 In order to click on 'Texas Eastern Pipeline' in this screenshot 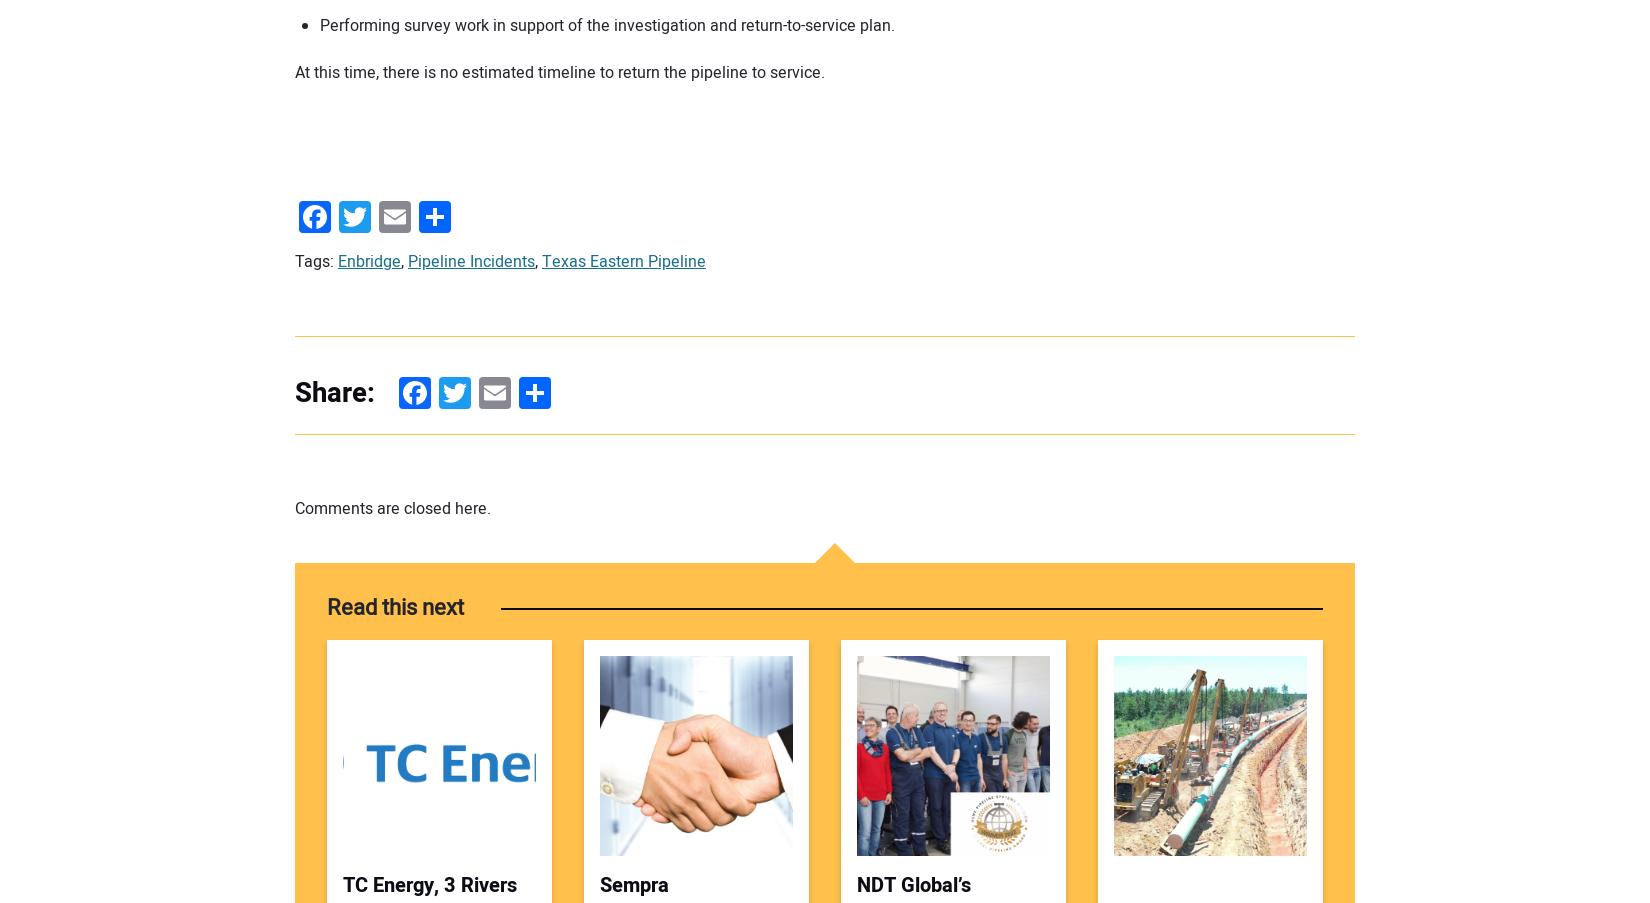, I will do `click(623, 259)`.